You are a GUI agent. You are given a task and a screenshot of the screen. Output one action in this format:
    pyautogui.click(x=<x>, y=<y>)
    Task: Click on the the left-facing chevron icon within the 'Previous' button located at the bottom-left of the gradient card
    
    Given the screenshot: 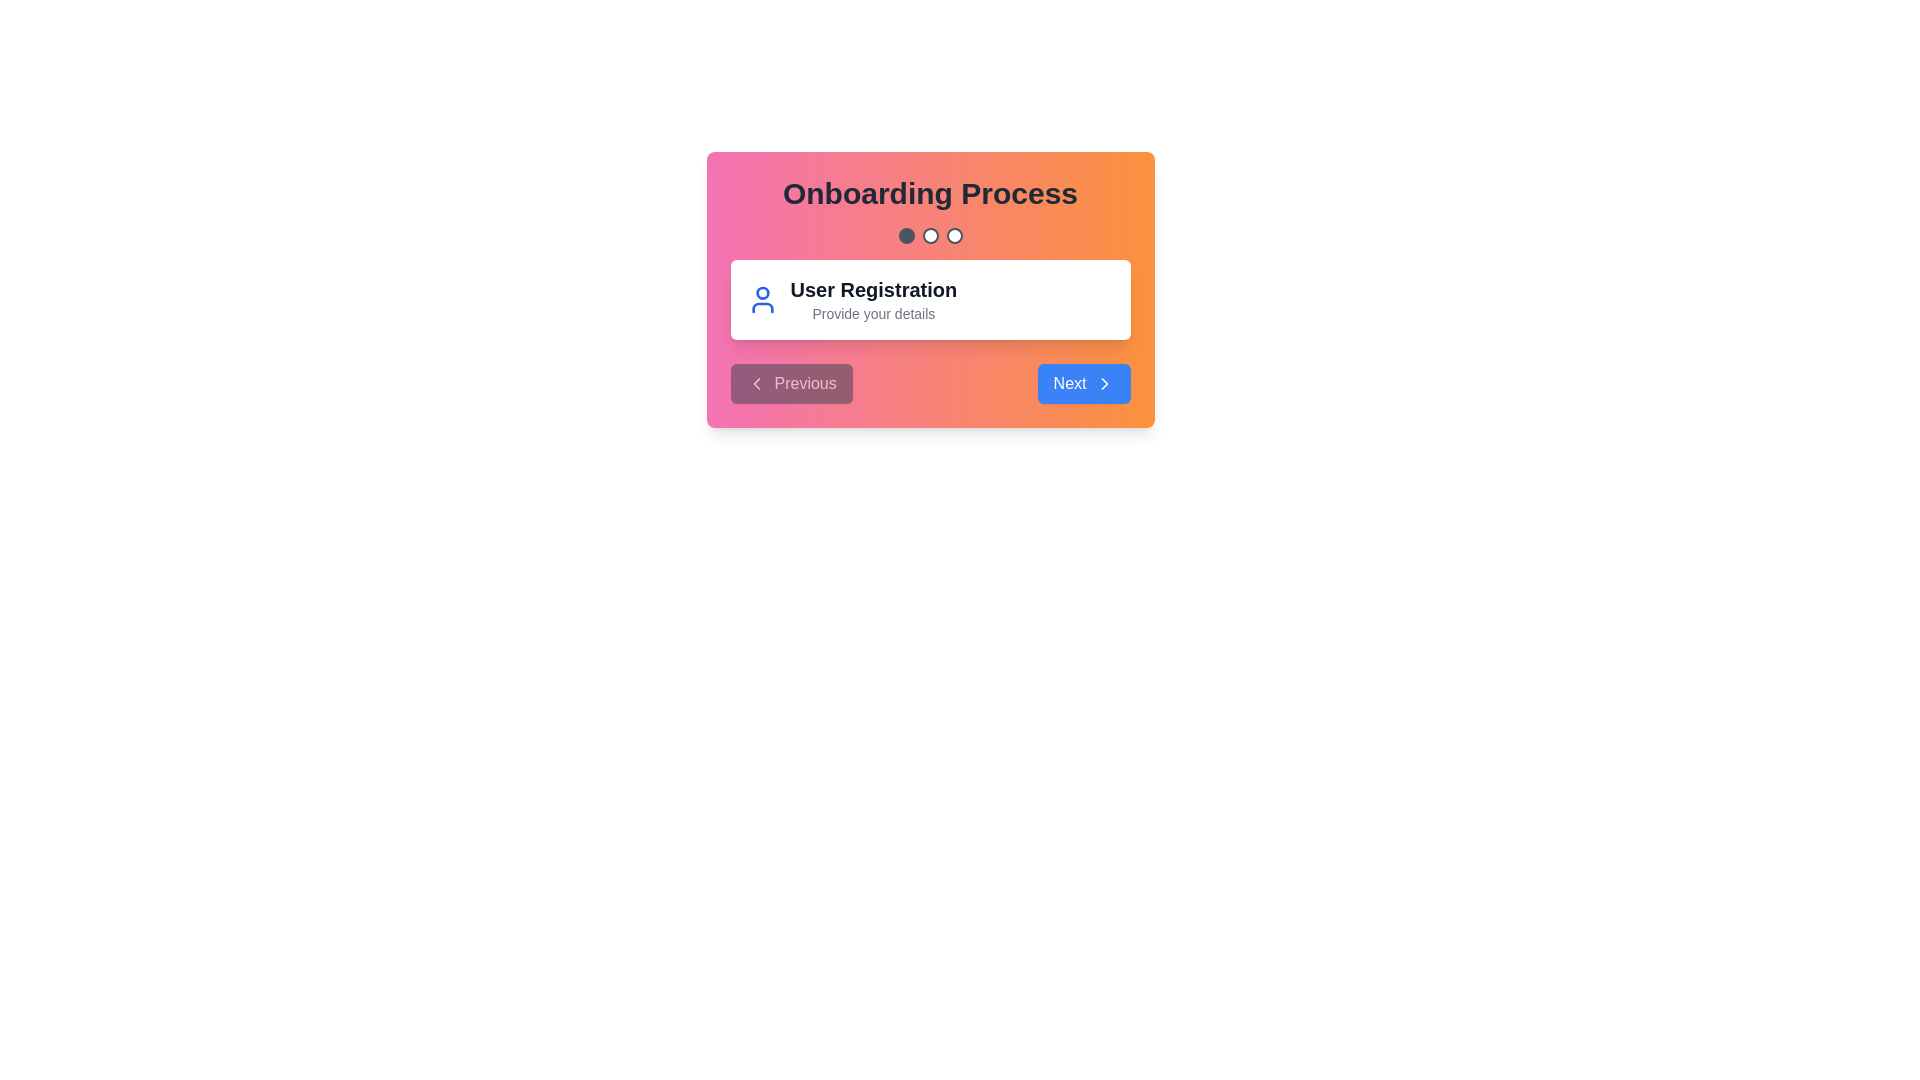 What is the action you would take?
    pyautogui.click(x=755, y=384)
    